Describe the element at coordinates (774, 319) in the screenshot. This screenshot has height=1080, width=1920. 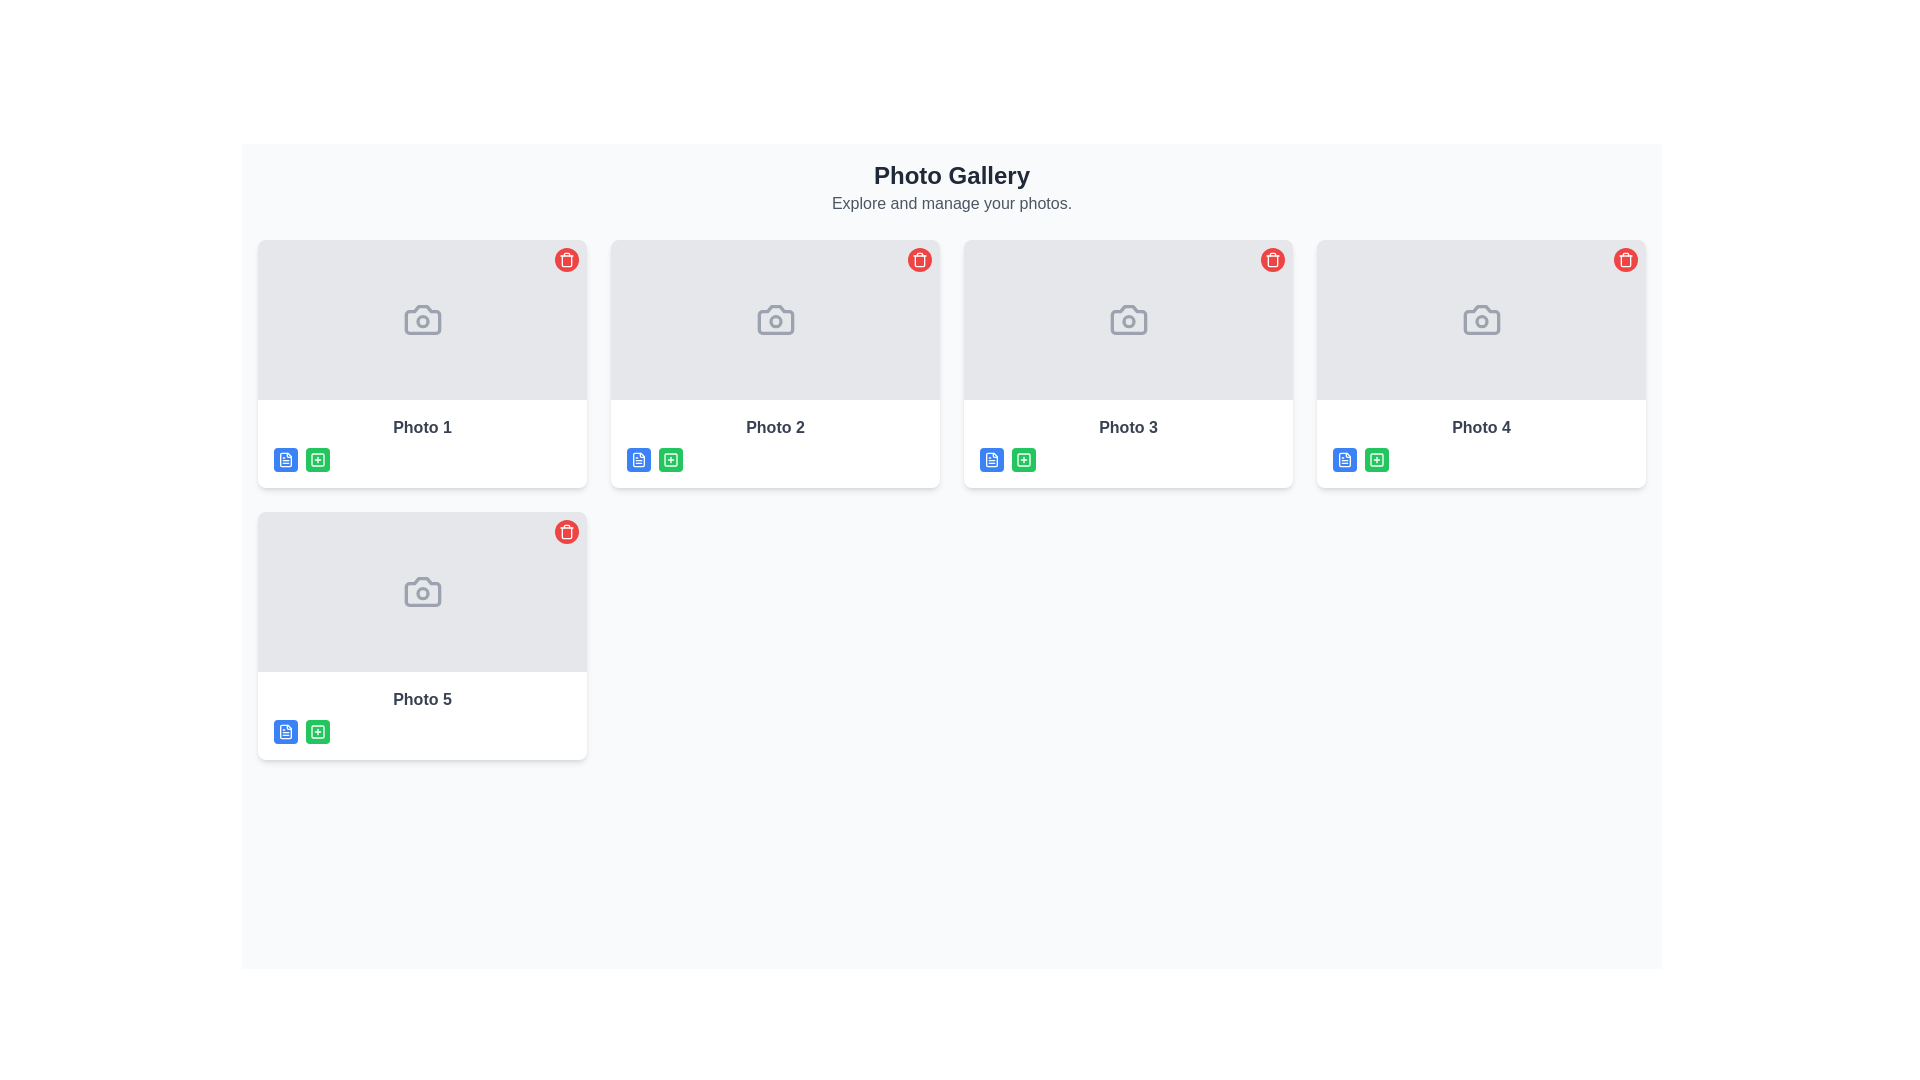
I see `the camera icon located at the center of the gray card labeled 'Photo 2'` at that location.